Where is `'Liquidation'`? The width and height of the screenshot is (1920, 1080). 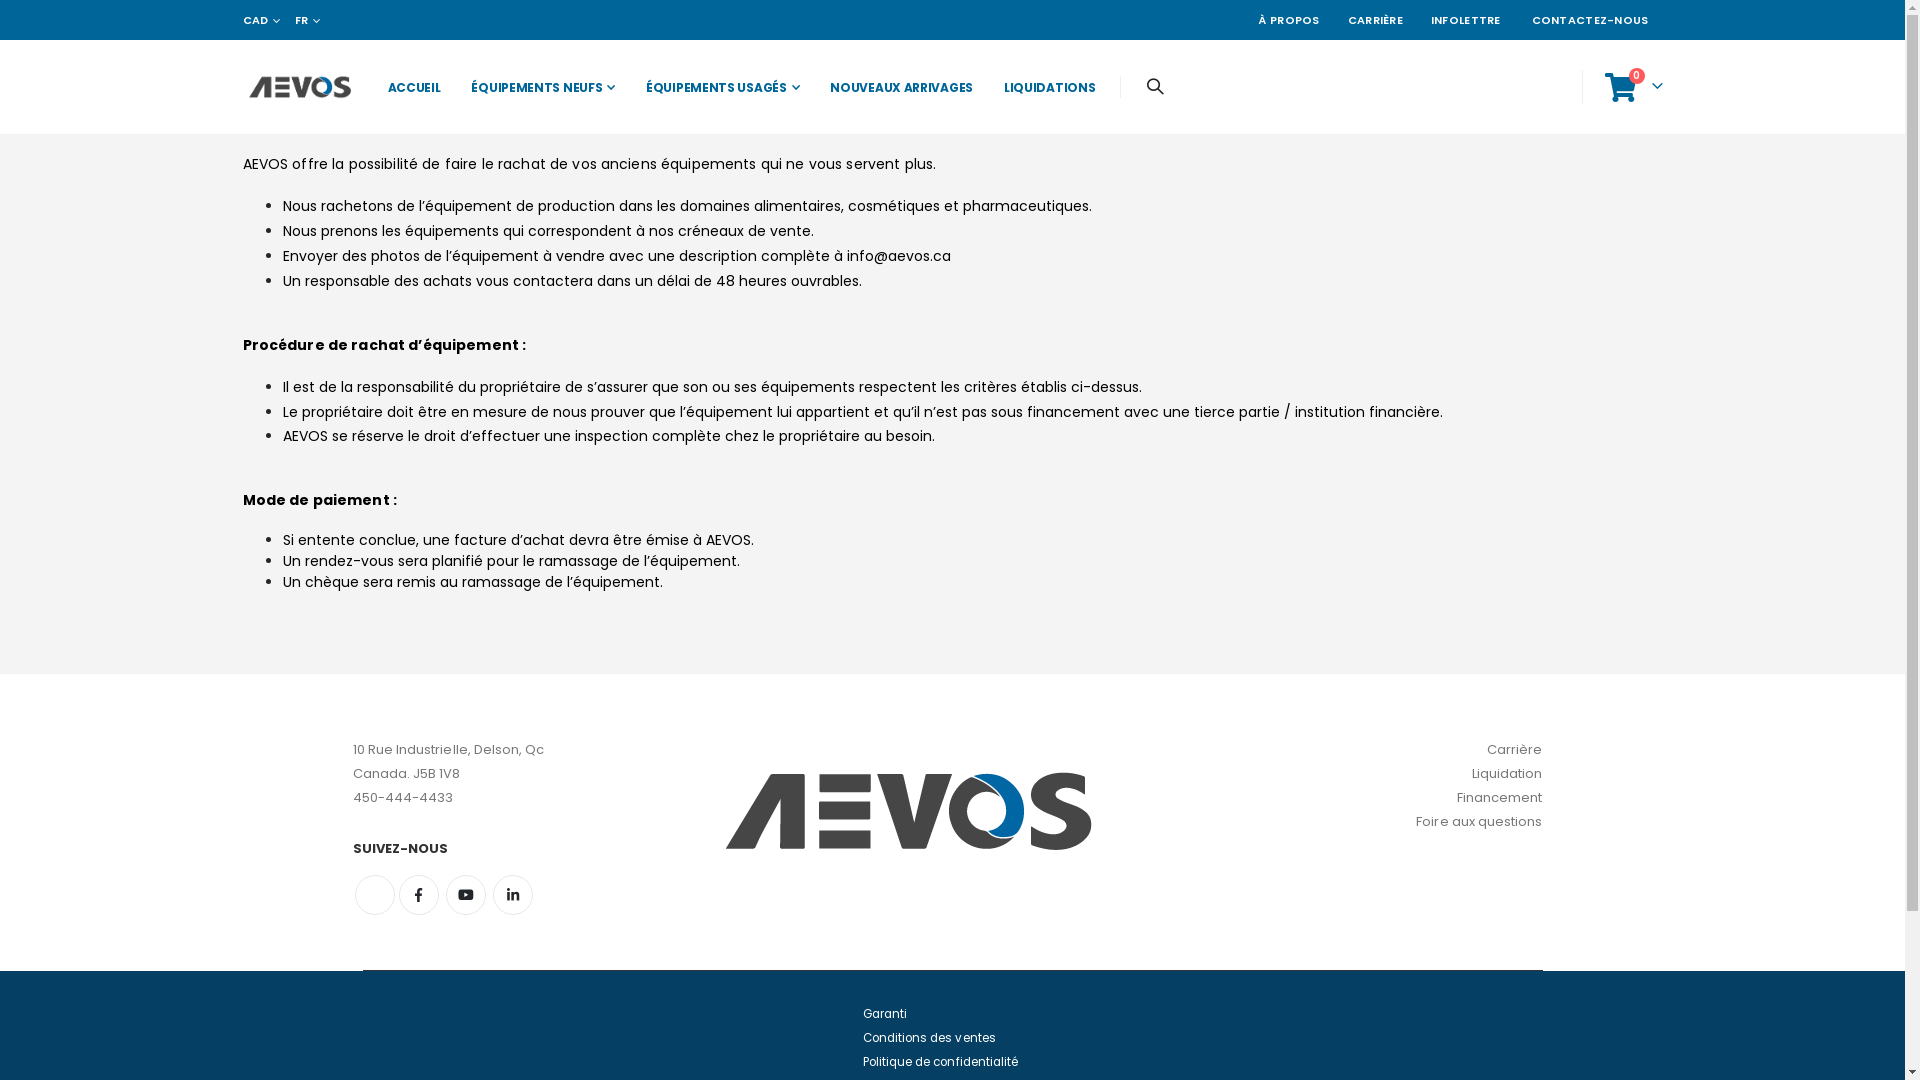
'Liquidation' is located at coordinates (1507, 772).